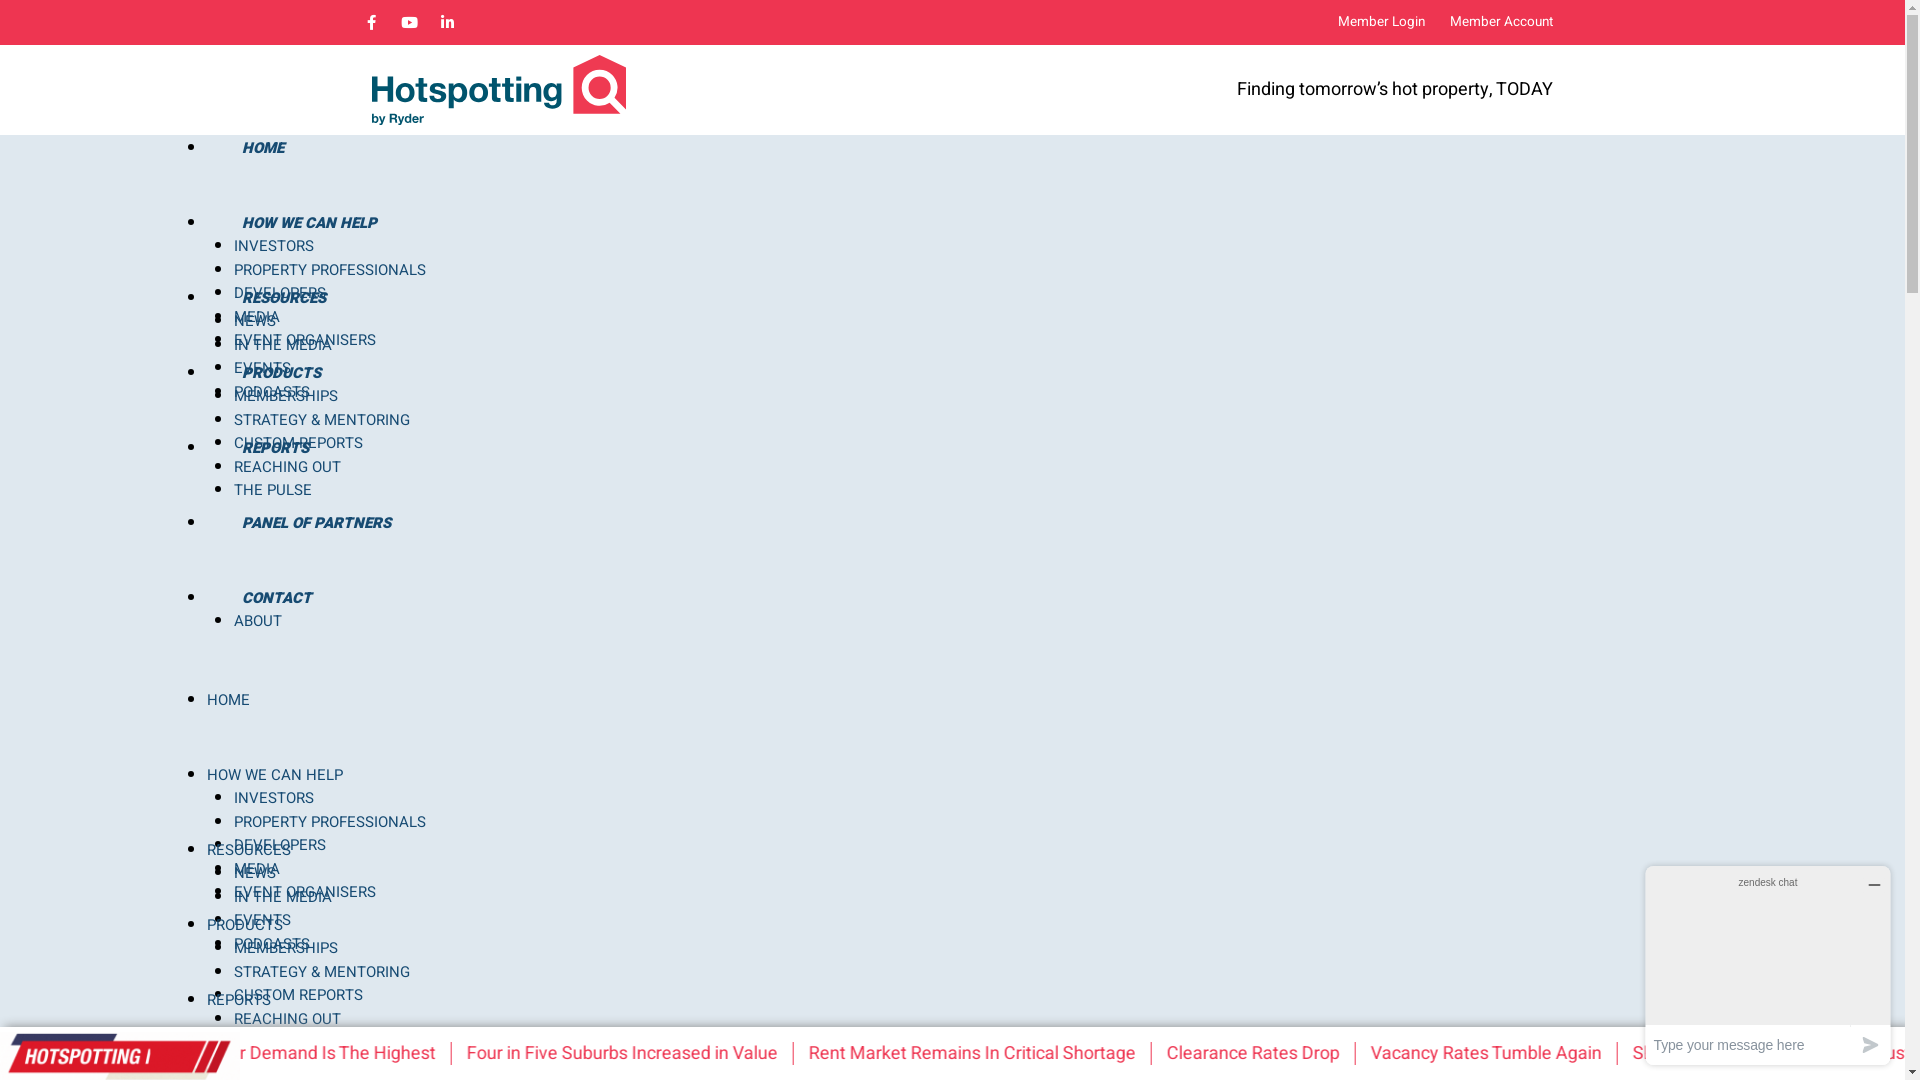  What do you see at coordinates (314, 522) in the screenshot?
I see `'PANEL OF PARTNERS'` at bounding box center [314, 522].